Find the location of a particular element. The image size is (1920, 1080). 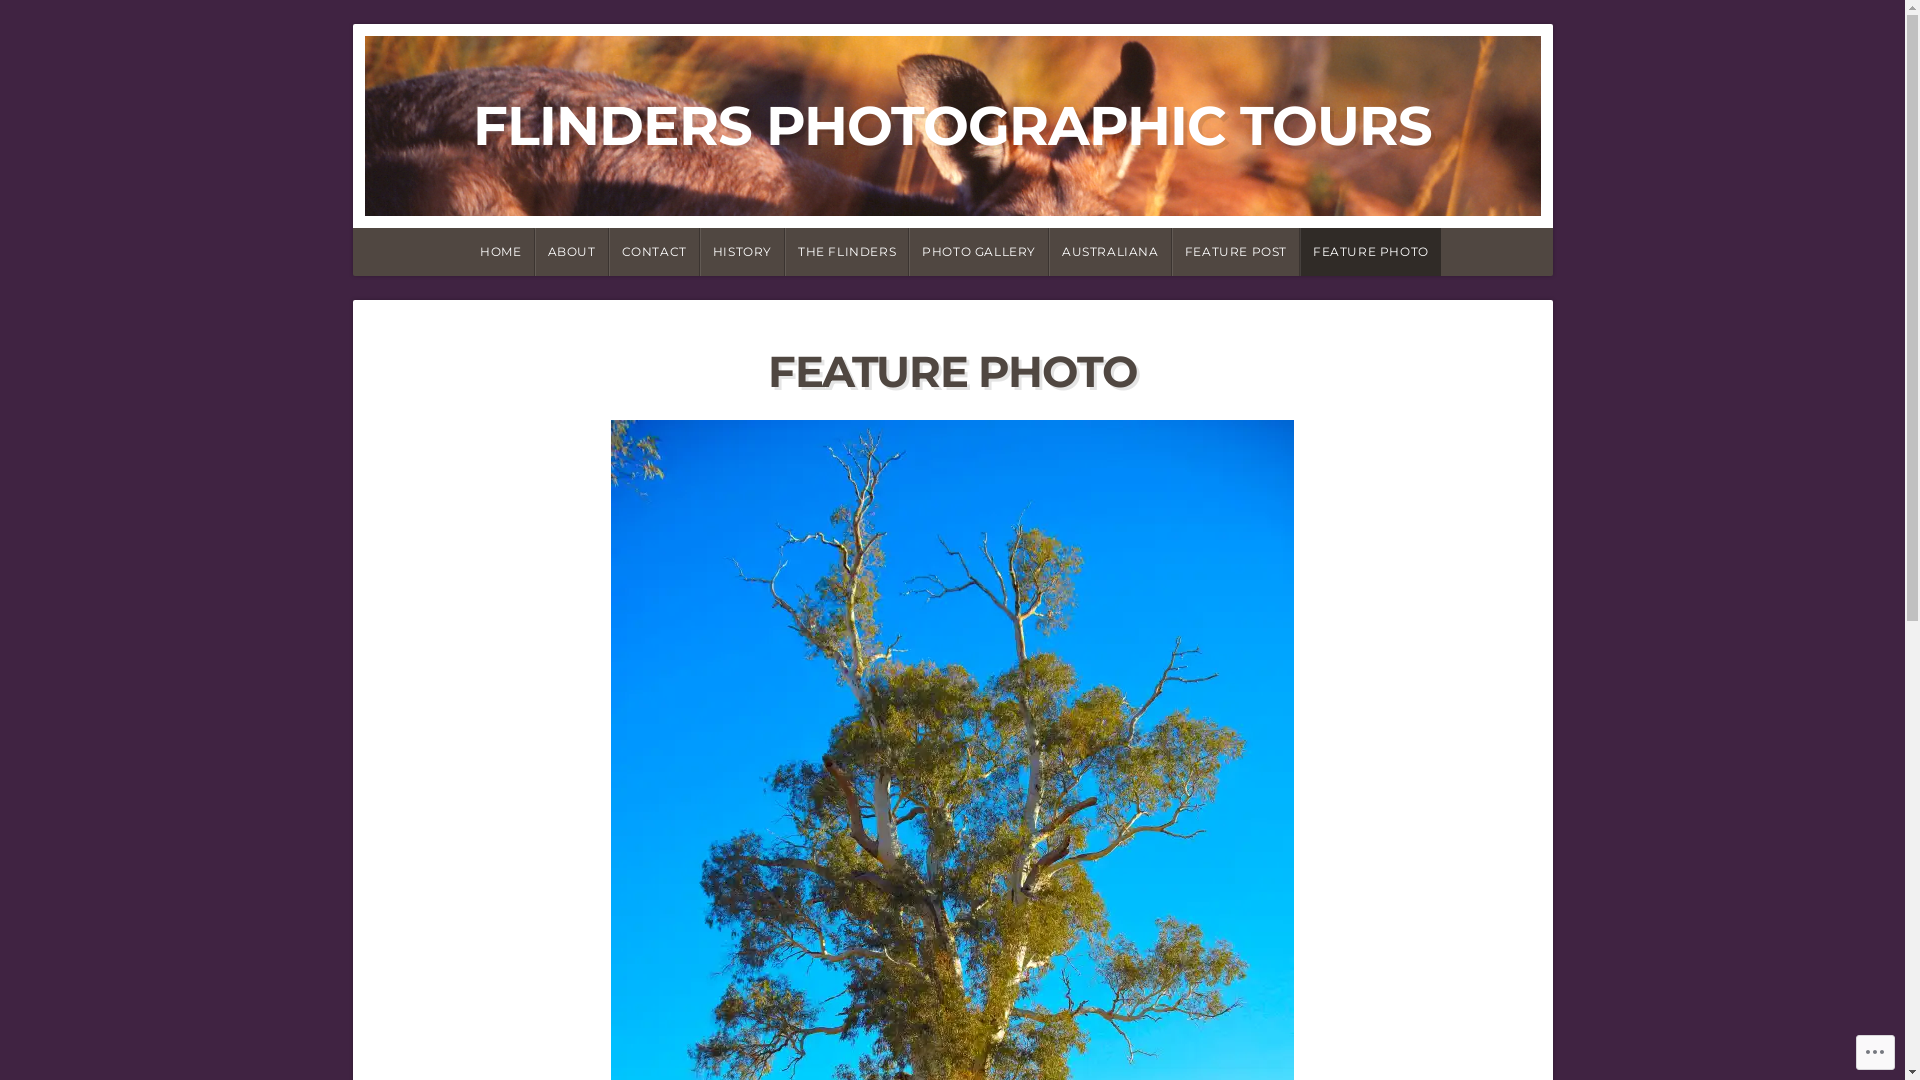

'FEATURE PHOTO' is located at coordinates (1369, 250).